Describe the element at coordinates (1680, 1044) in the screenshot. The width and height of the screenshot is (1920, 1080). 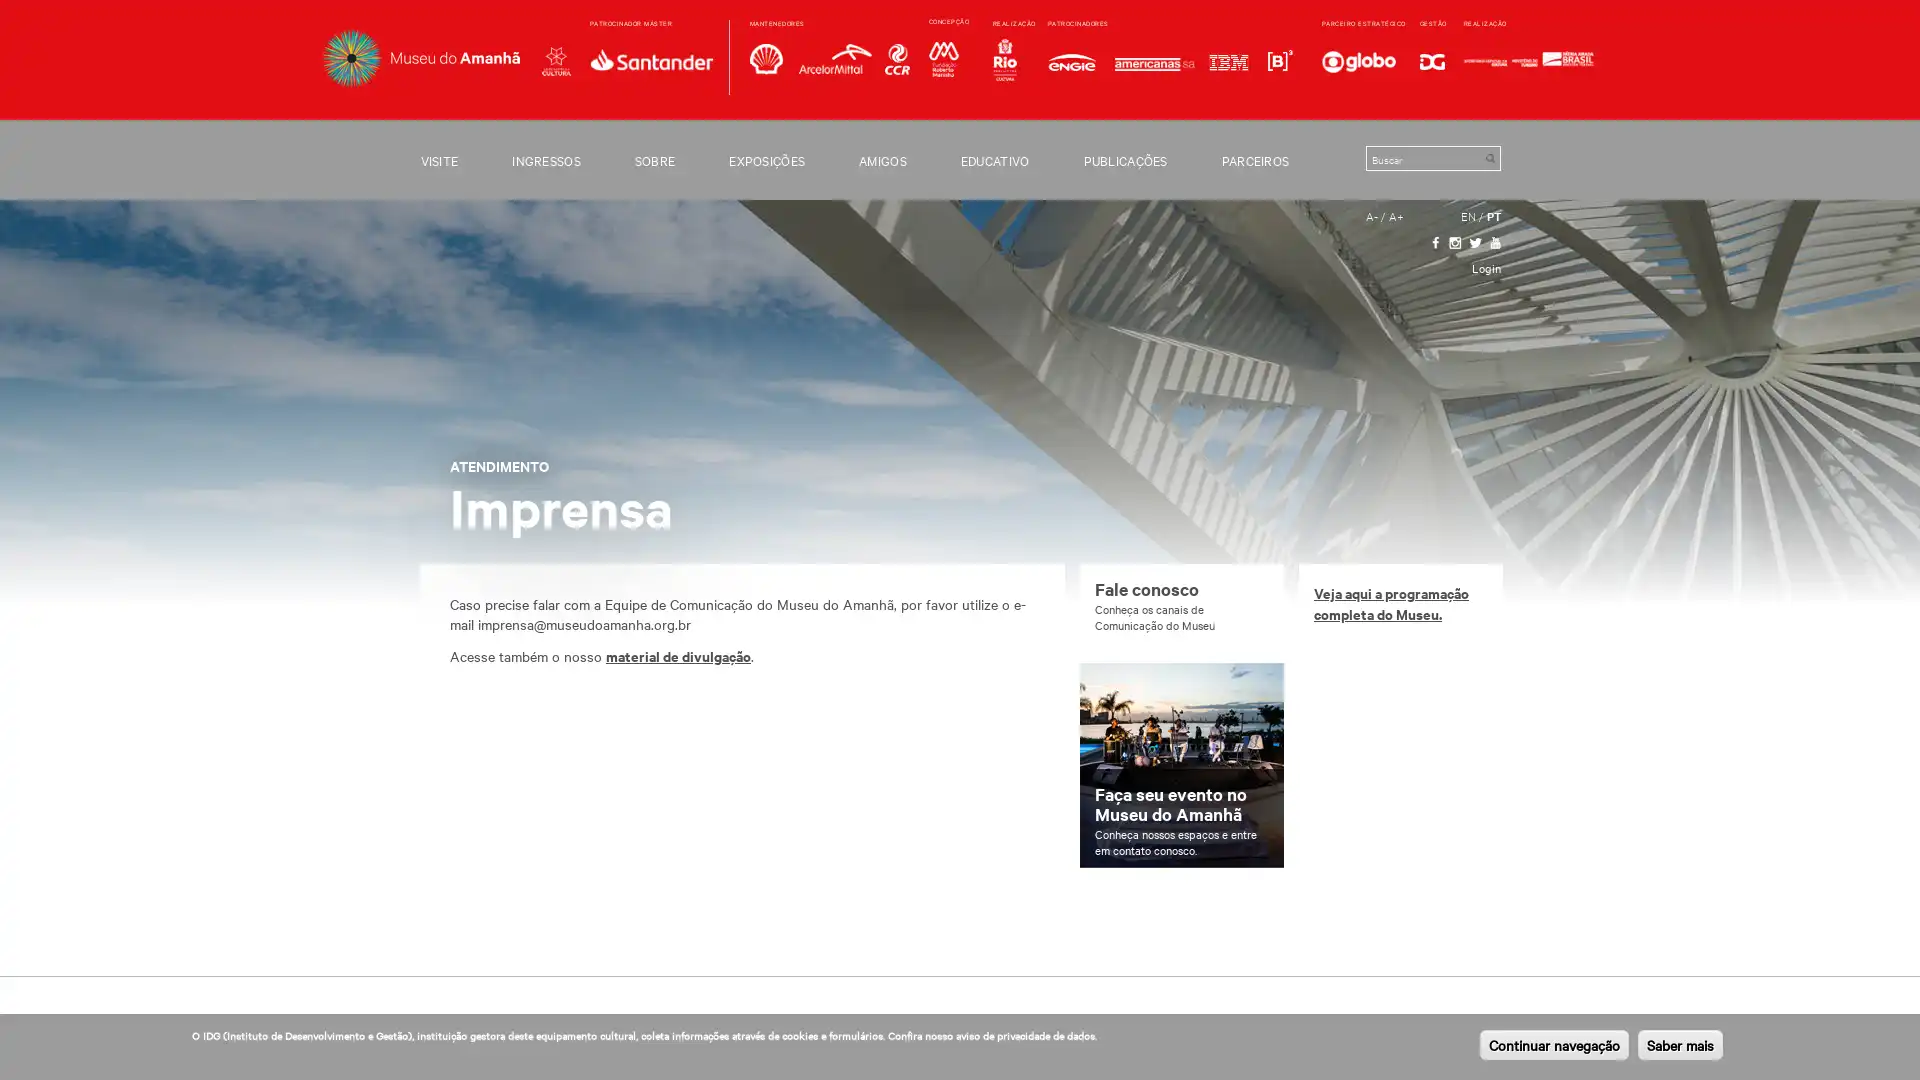
I see `Saber mais` at that location.